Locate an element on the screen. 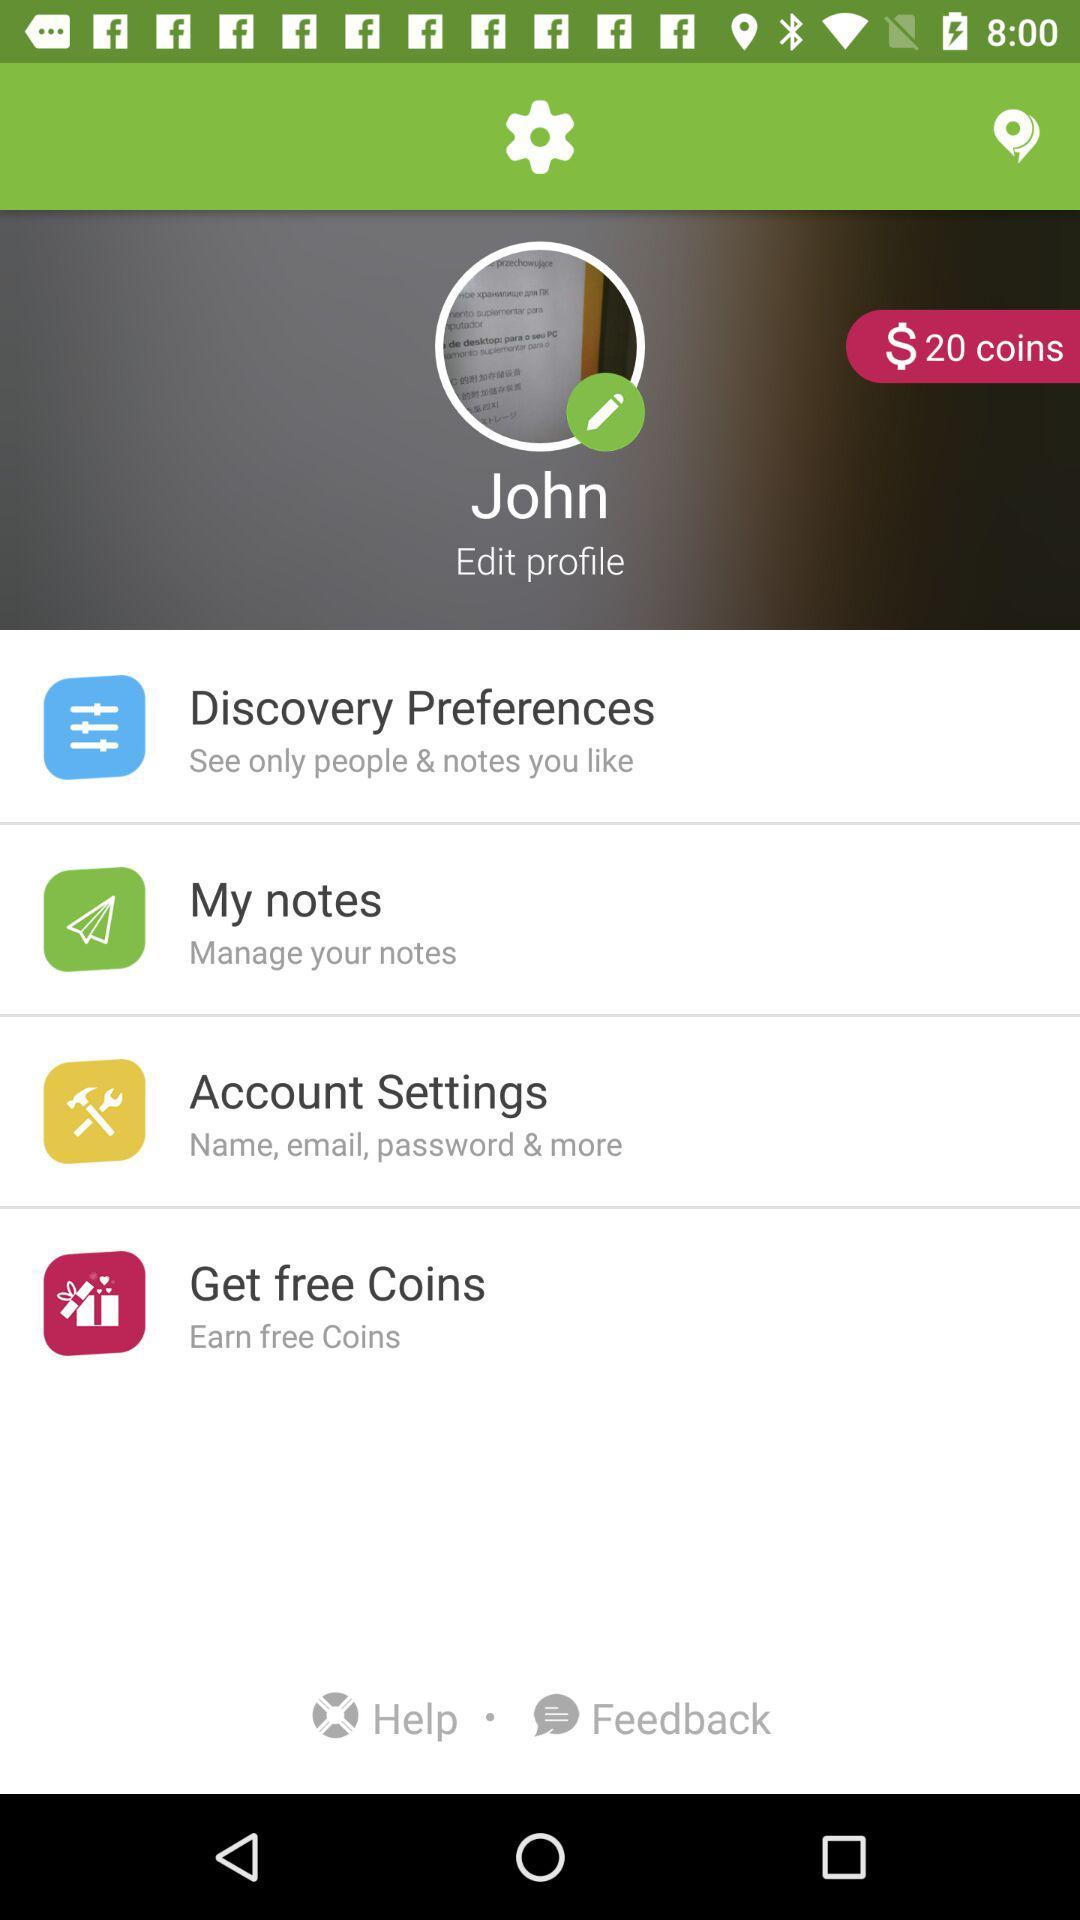 The image size is (1080, 1920). the settings option is located at coordinates (540, 135).